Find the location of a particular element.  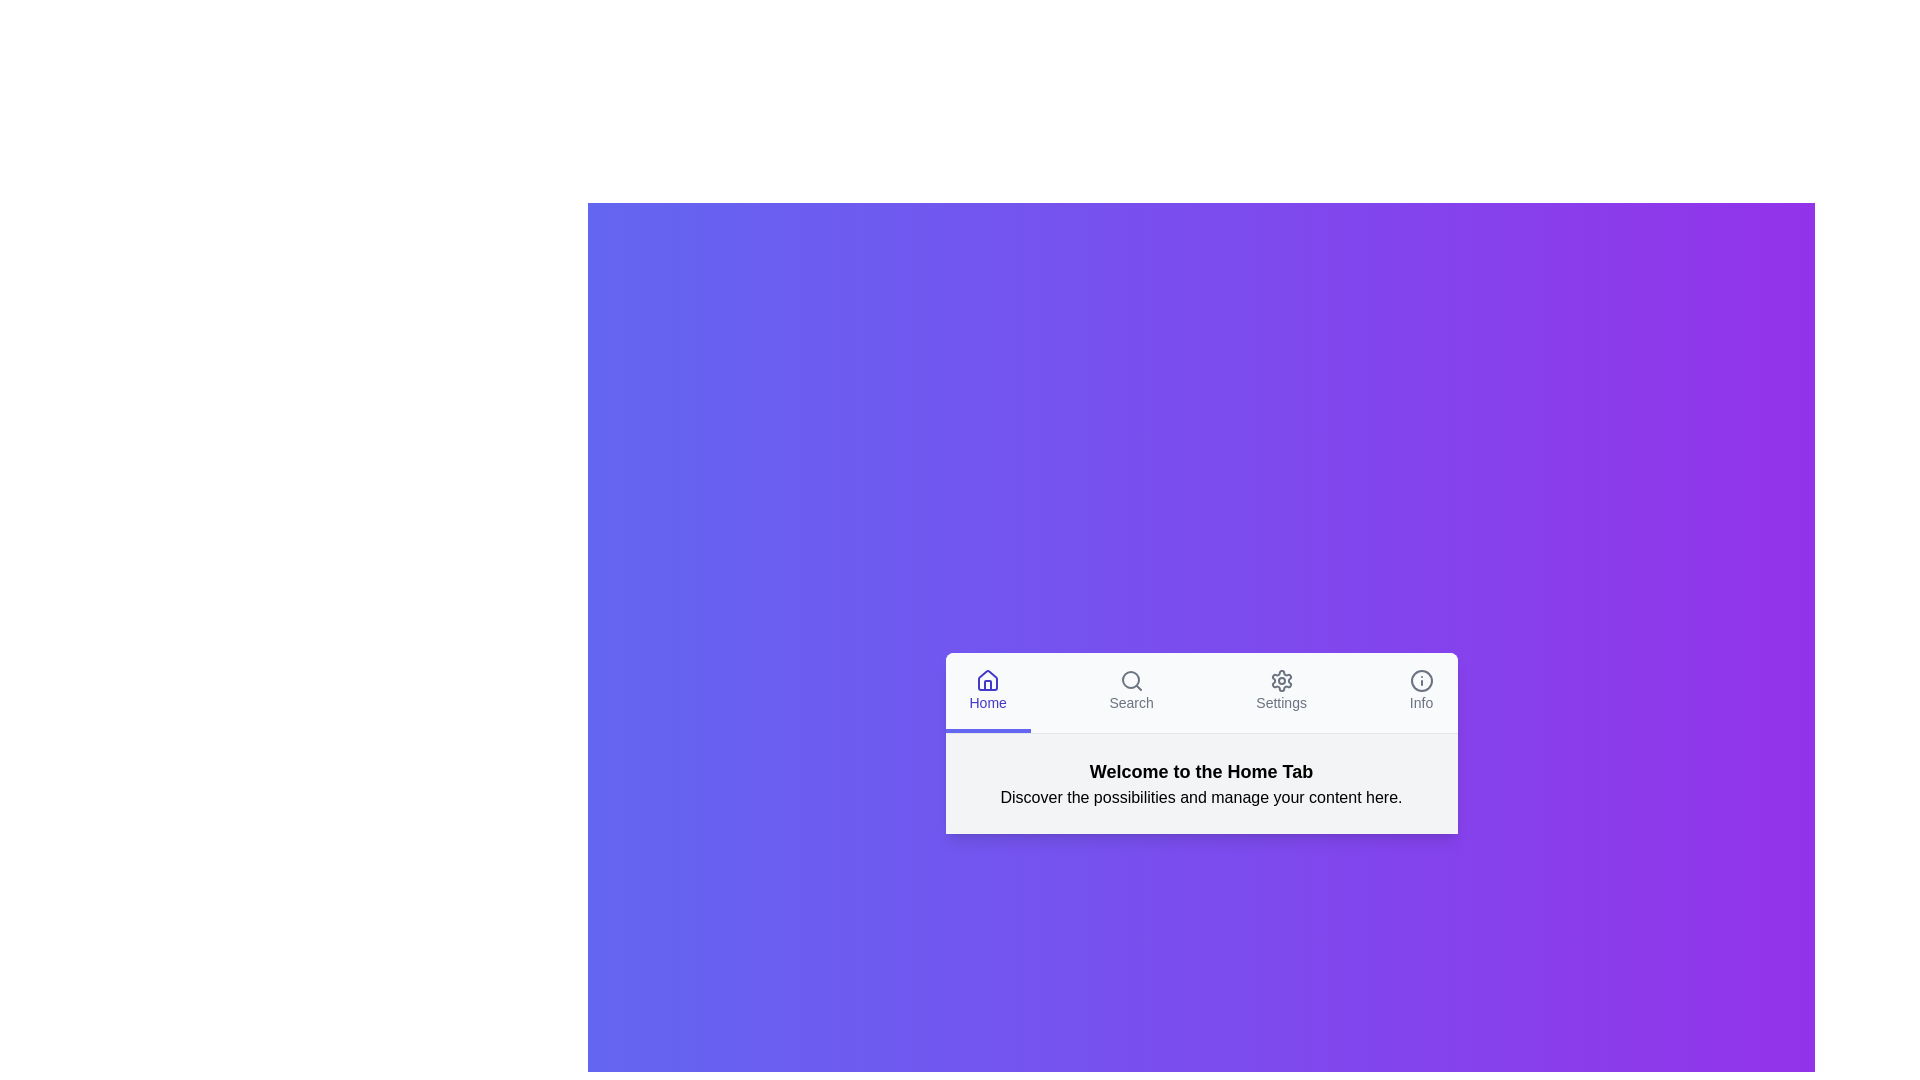

the 'Info' icon located beside the 'Settings' tab in the bottom navigation bar, which serves as a visual indicator for informational functions is located at coordinates (1420, 679).